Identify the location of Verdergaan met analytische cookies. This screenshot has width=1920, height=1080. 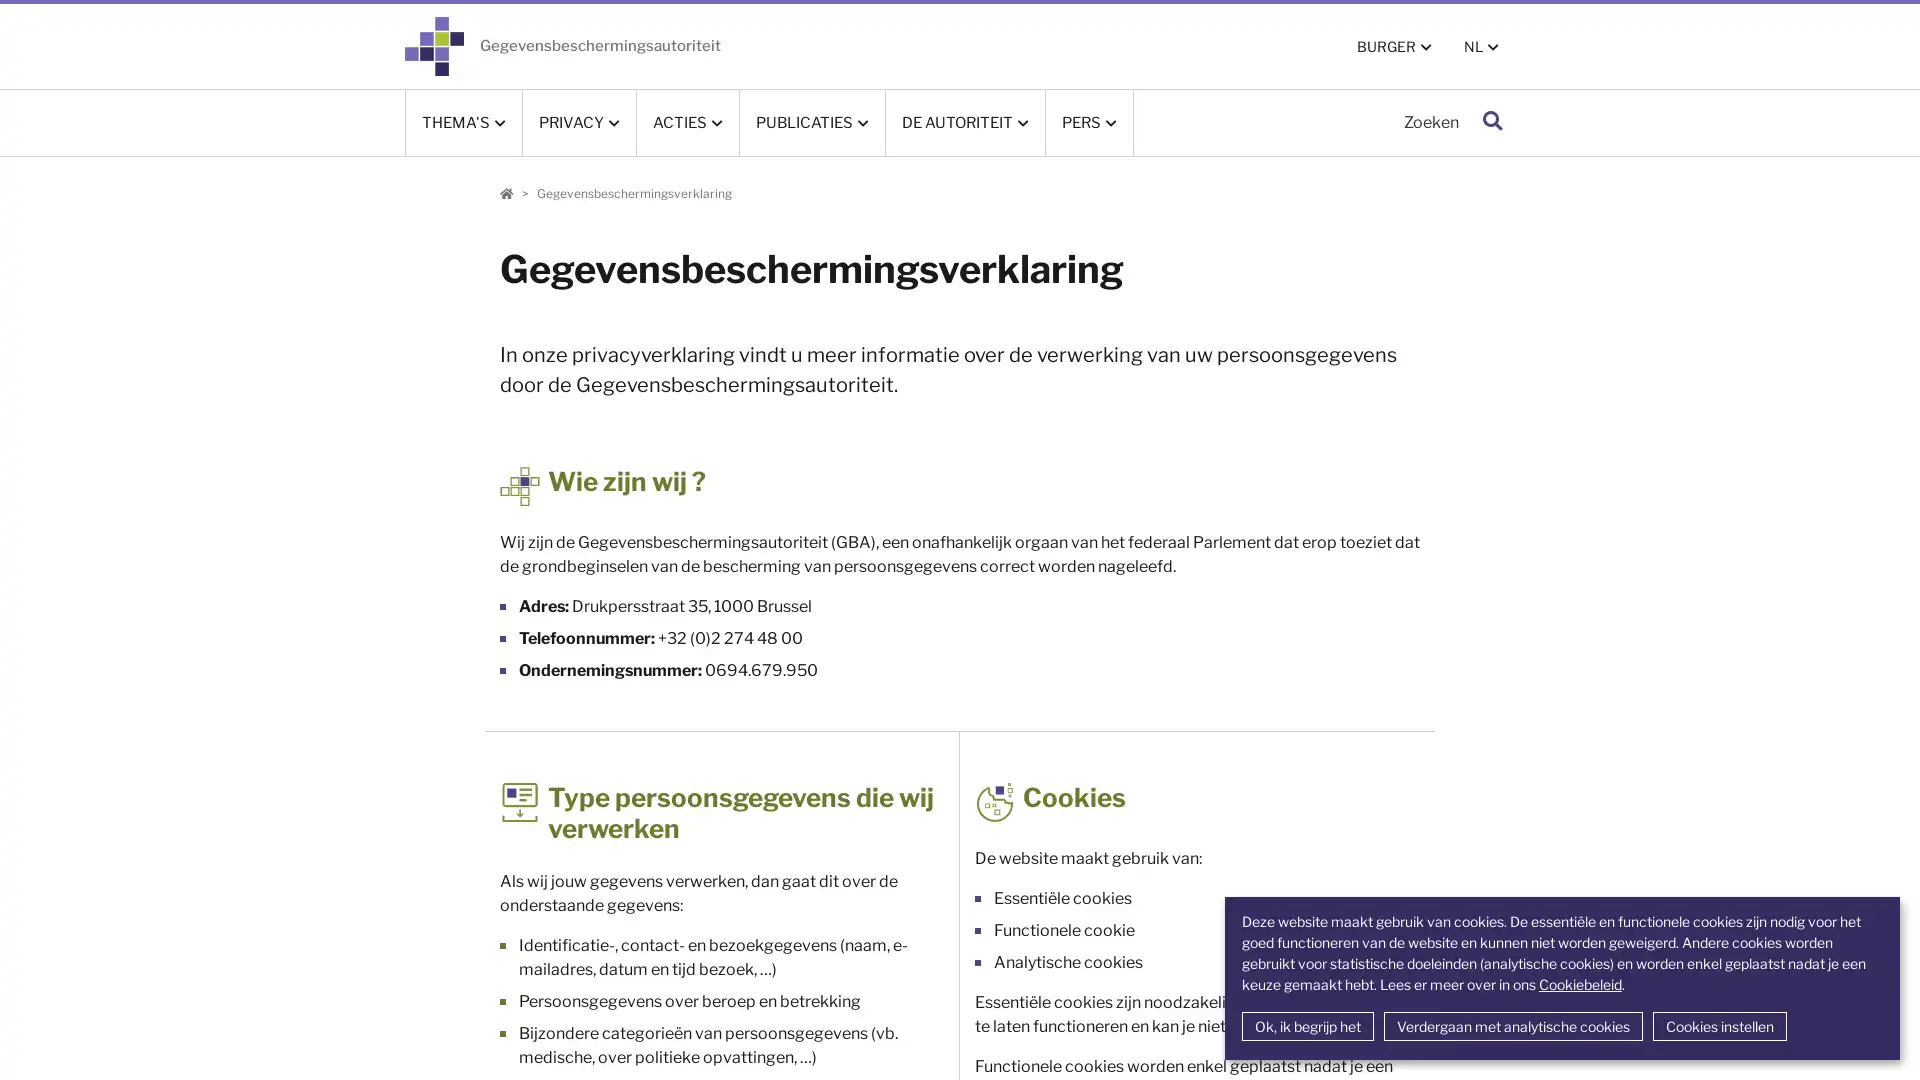
(1512, 1026).